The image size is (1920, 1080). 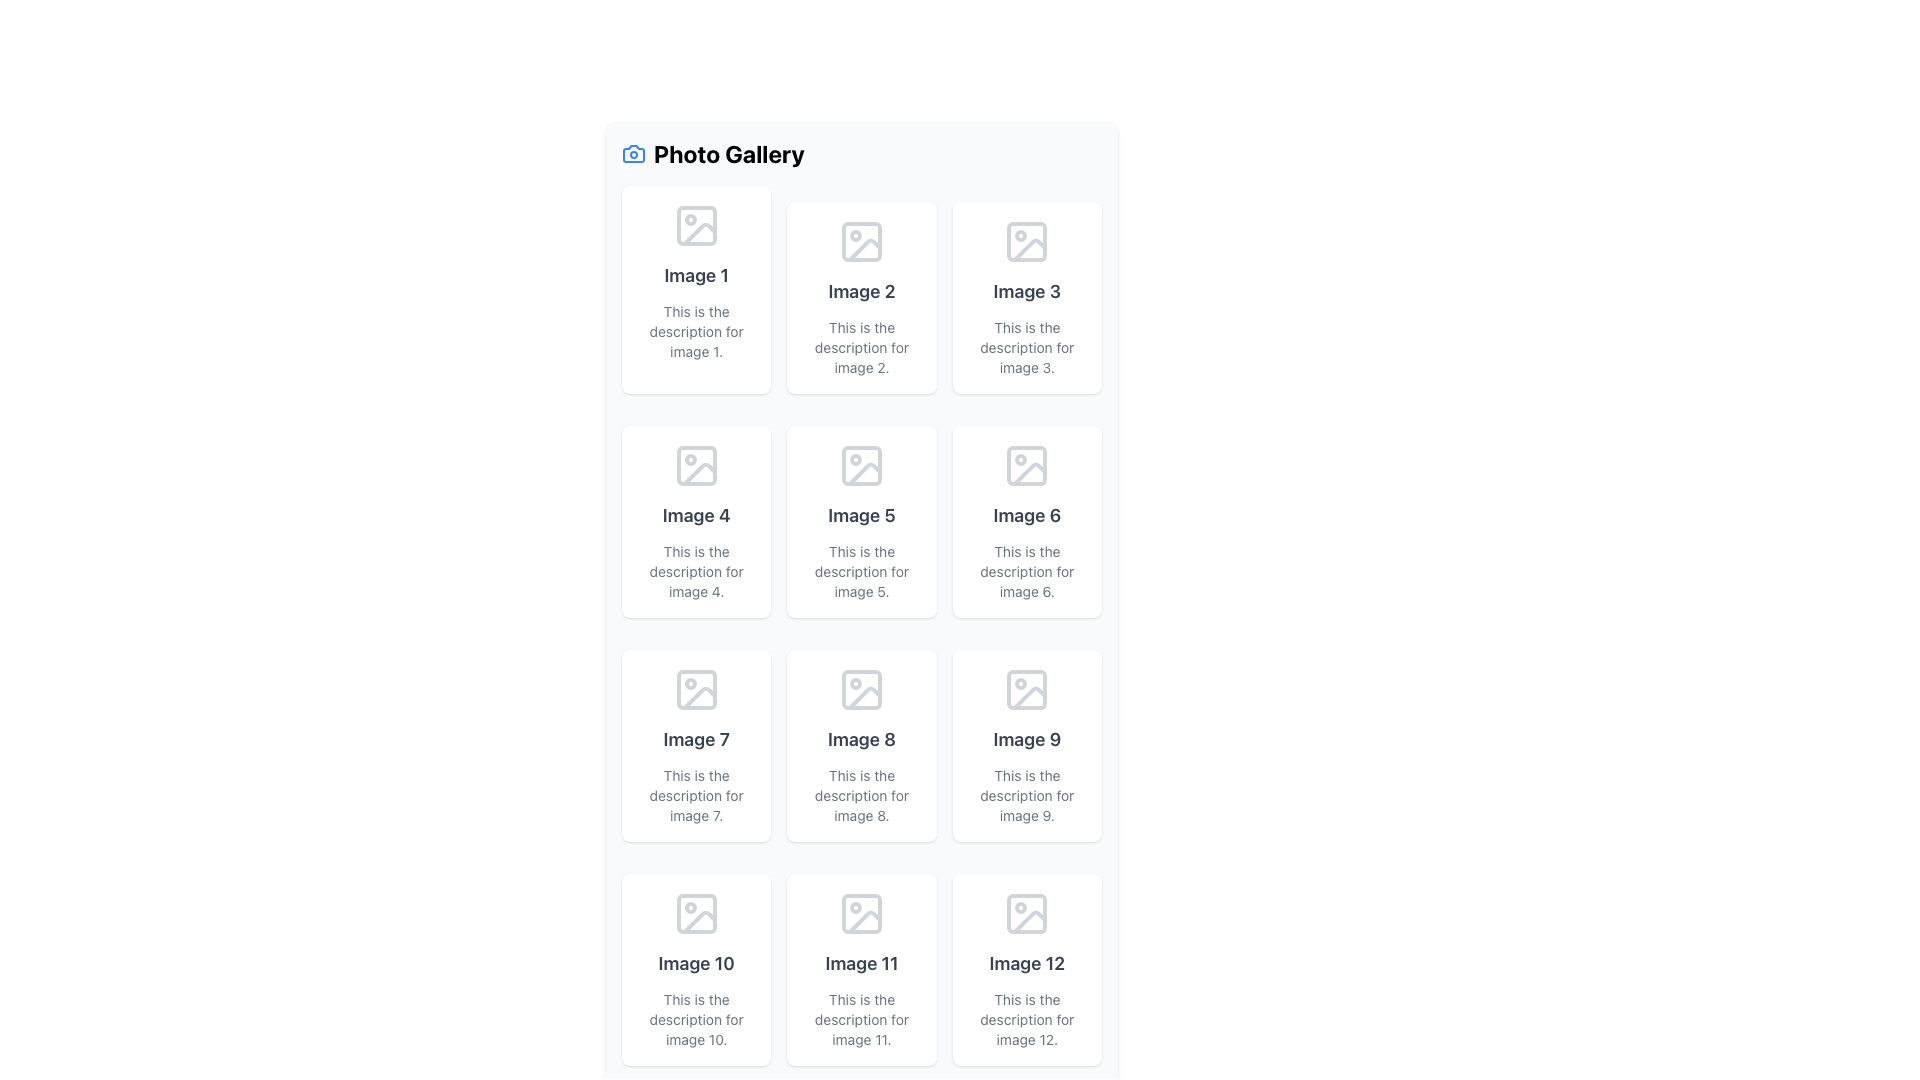 I want to click on the card representing 'Image 7' in the photo gallery, located in the center column of the third row of a 3xN grid layout, so click(x=696, y=745).